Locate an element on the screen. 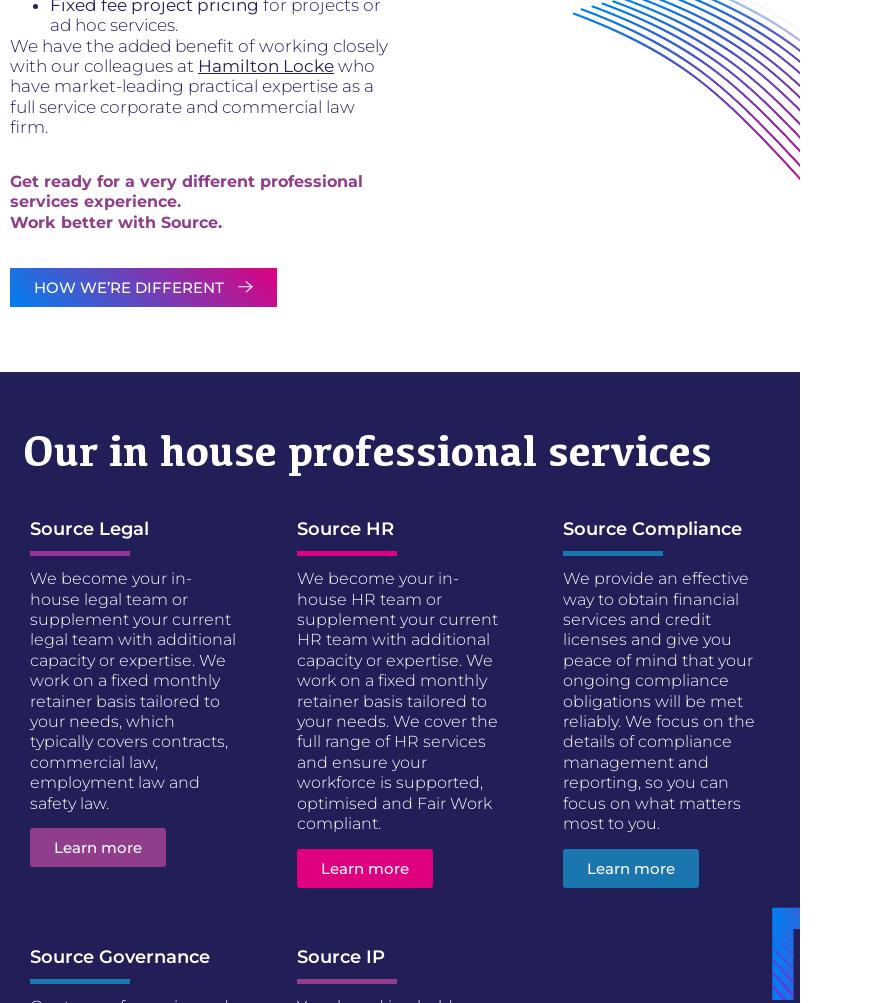  'We have the added benefit of working closely with our colleagues at' is located at coordinates (8, 55).